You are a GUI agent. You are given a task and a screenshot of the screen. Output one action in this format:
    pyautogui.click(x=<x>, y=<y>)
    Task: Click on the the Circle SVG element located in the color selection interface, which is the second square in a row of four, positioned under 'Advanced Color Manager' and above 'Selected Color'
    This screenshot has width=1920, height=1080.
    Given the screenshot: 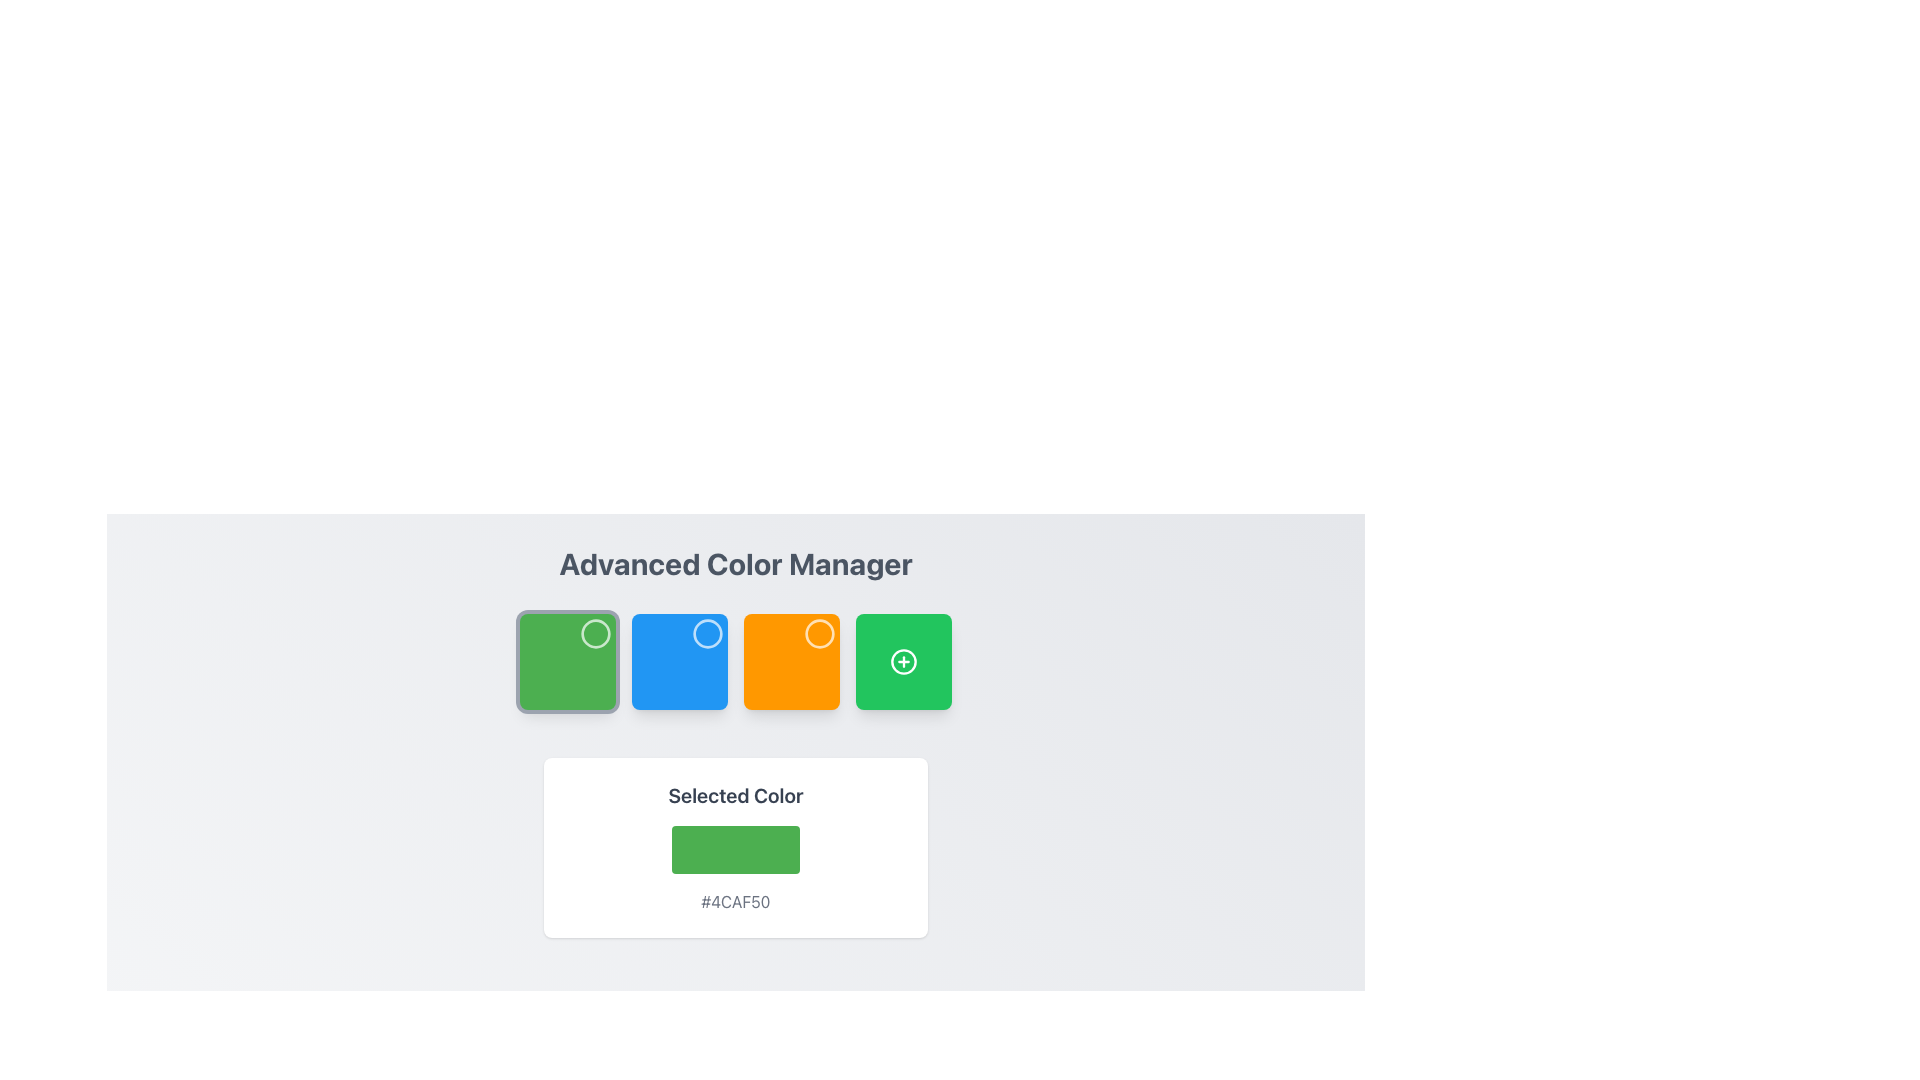 What is the action you would take?
    pyautogui.click(x=708, y=633)
    